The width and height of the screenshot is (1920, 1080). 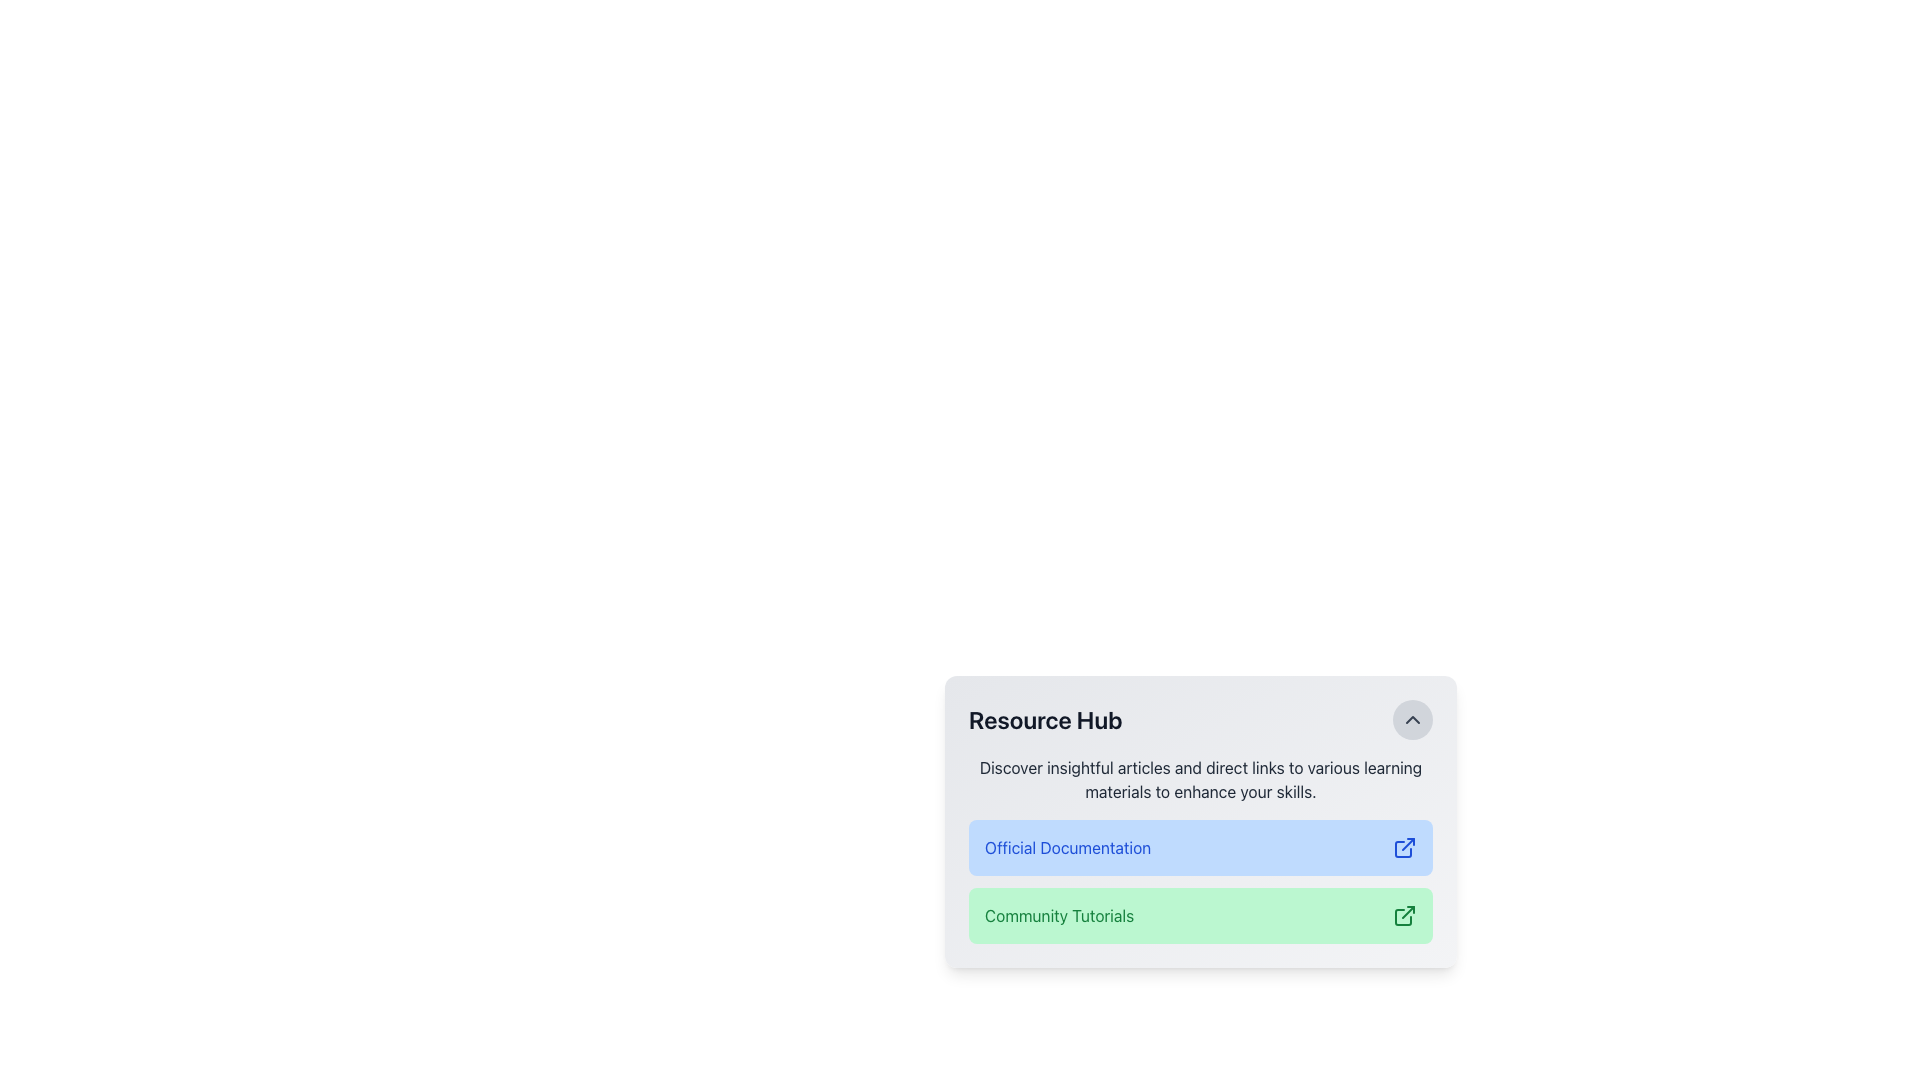 I want to click on the chevron icon located inside the circular button at the top right corner of the 'Resource Hub' card, so click(x=1411, y=720).